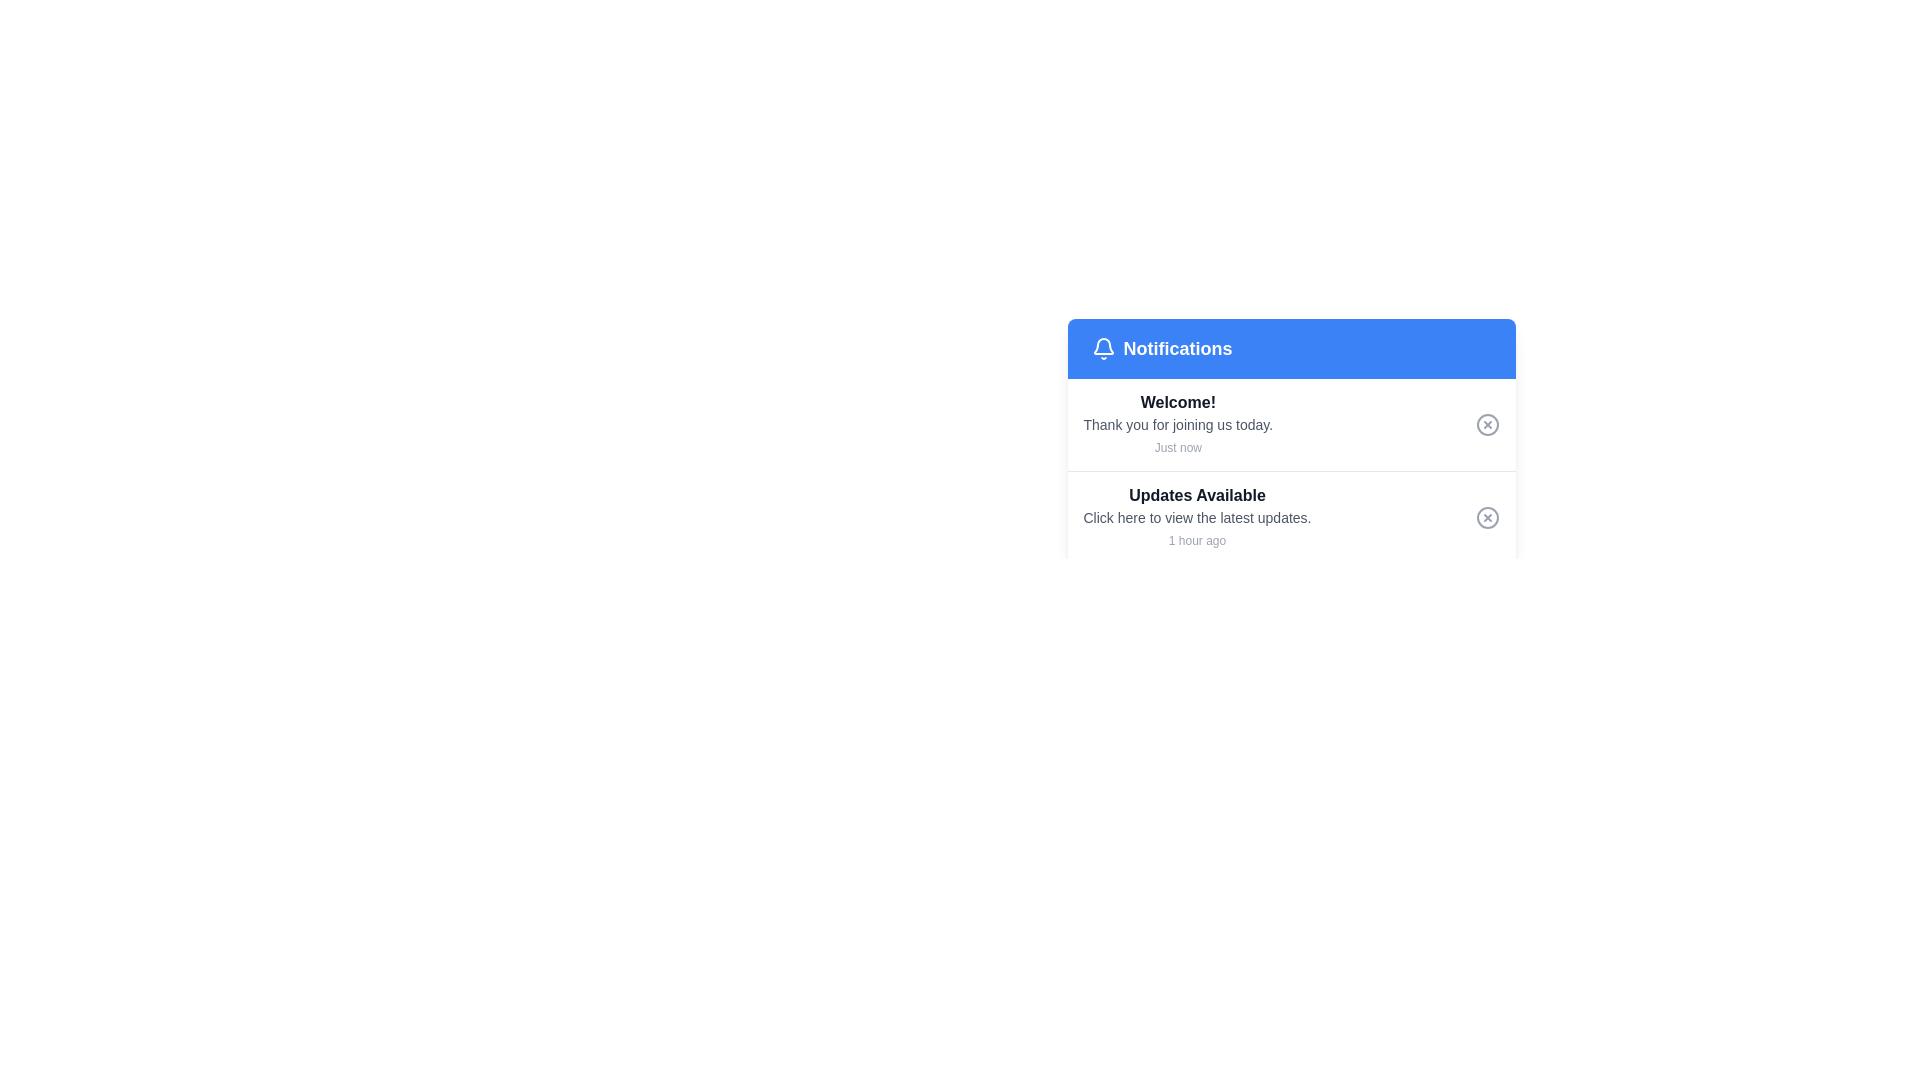  What do you see at coordinates (1487, 516) in the screenshot?
I see `the SVG graphical circle element that is part of the close or cancel icon, located to the far right of the 'Updates Available' notification in the sidebar` at bounding box center [1487, 516].